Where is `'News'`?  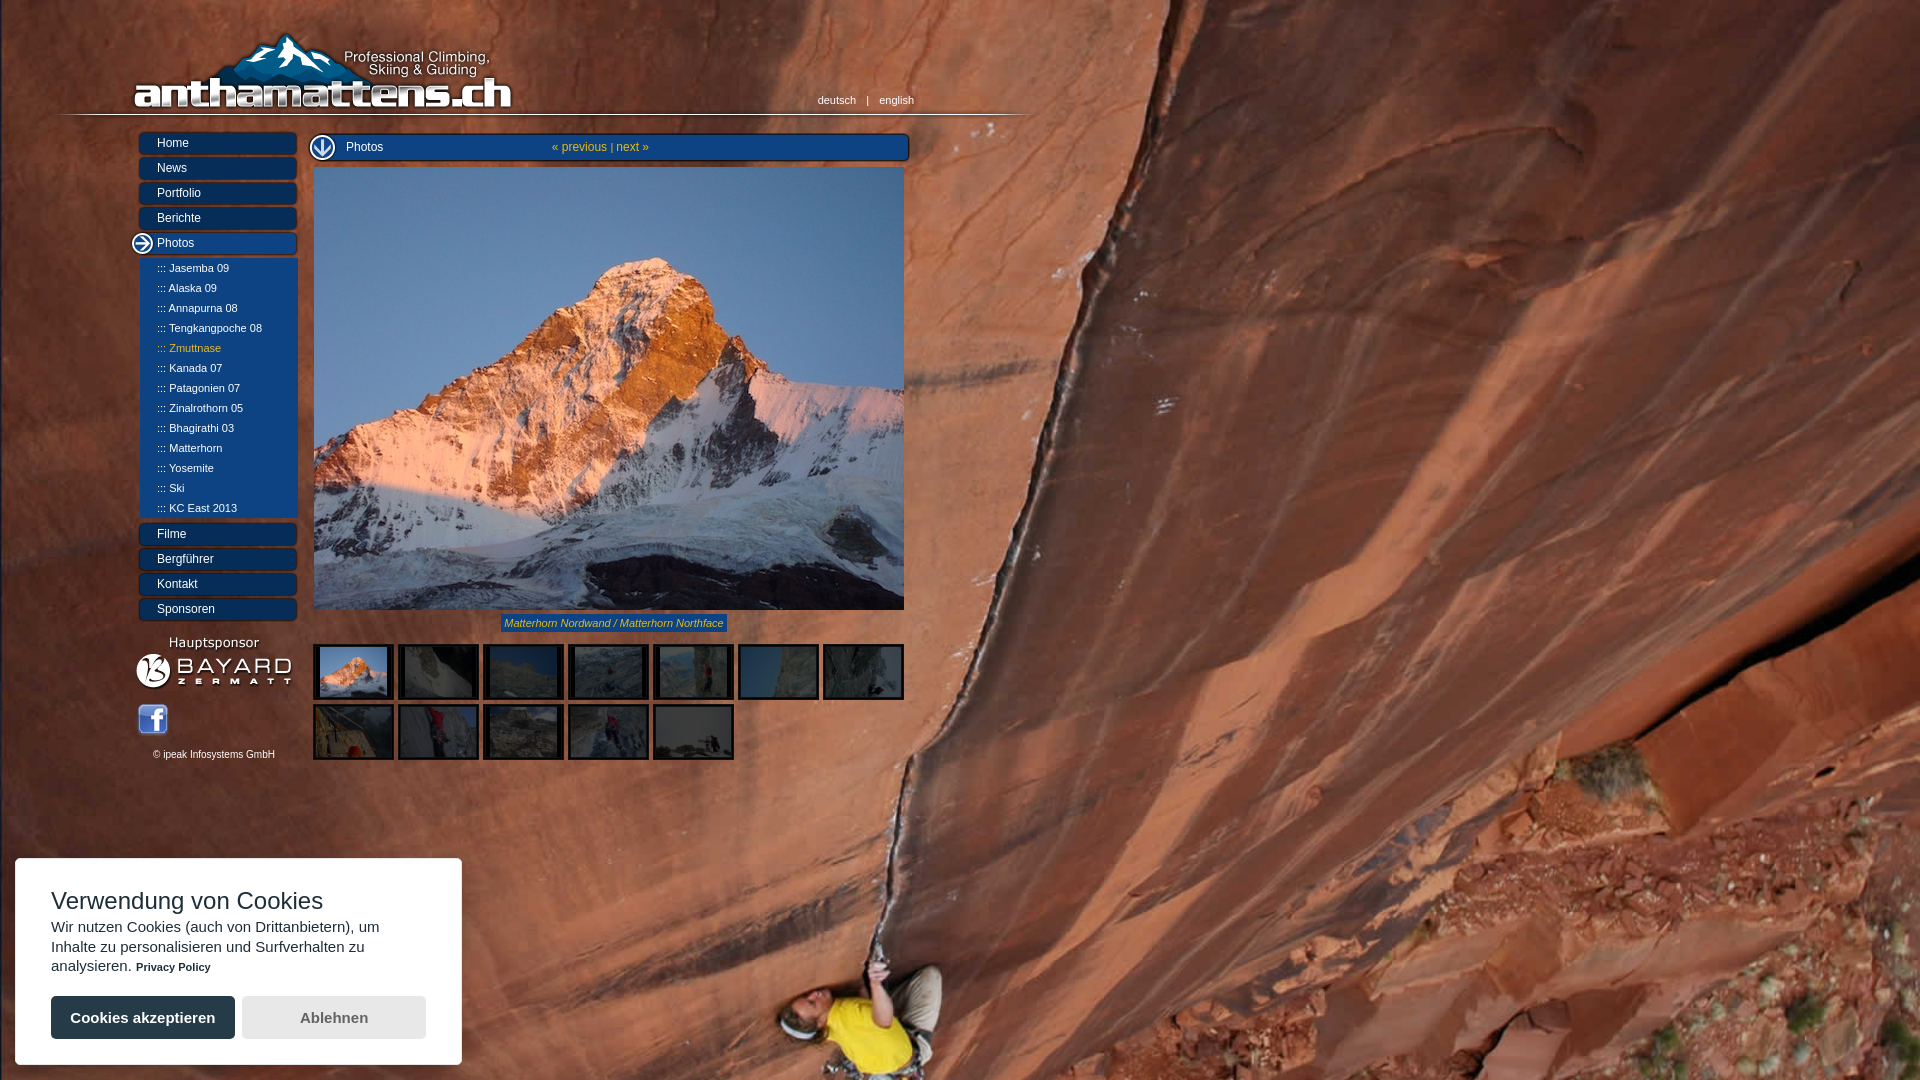 'News' is located at coordinates (157, 167).